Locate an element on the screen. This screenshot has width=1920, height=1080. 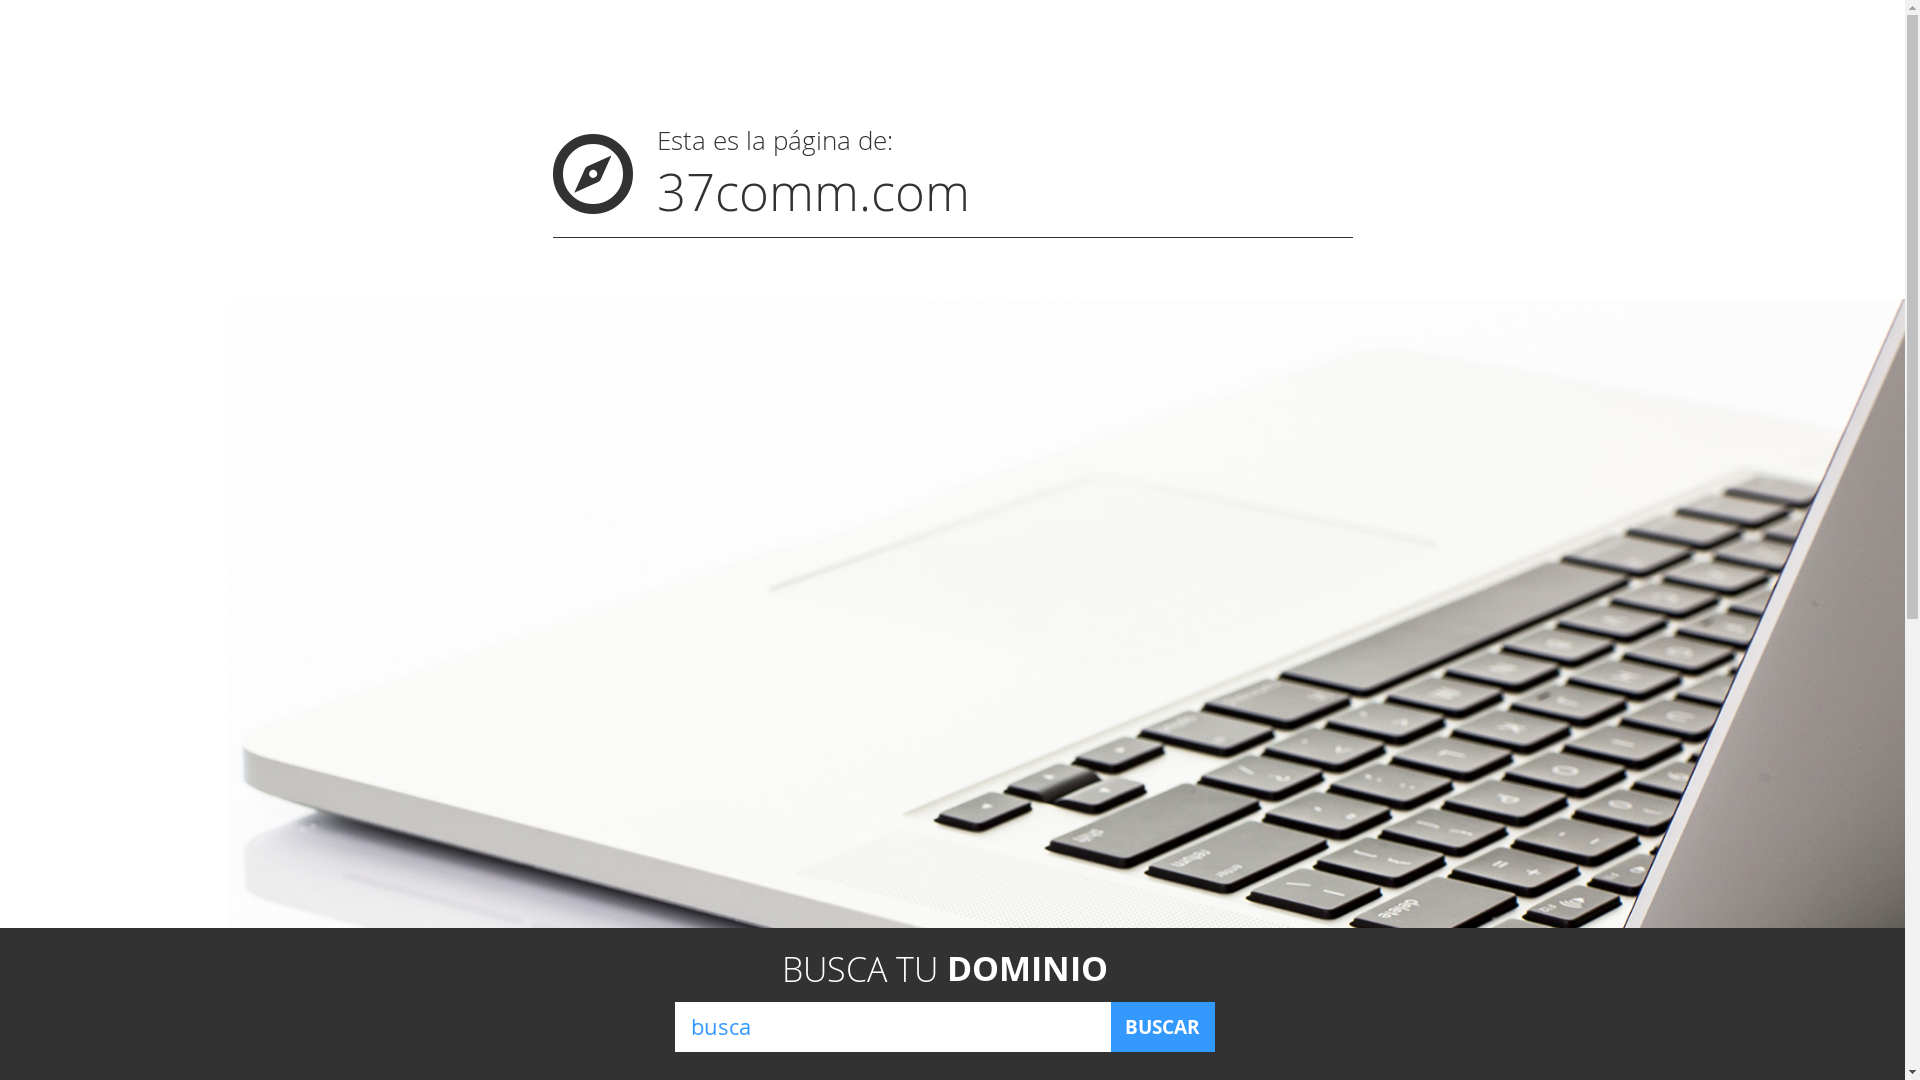
'BUSCAR' is located at coordinates (1161, 1026).